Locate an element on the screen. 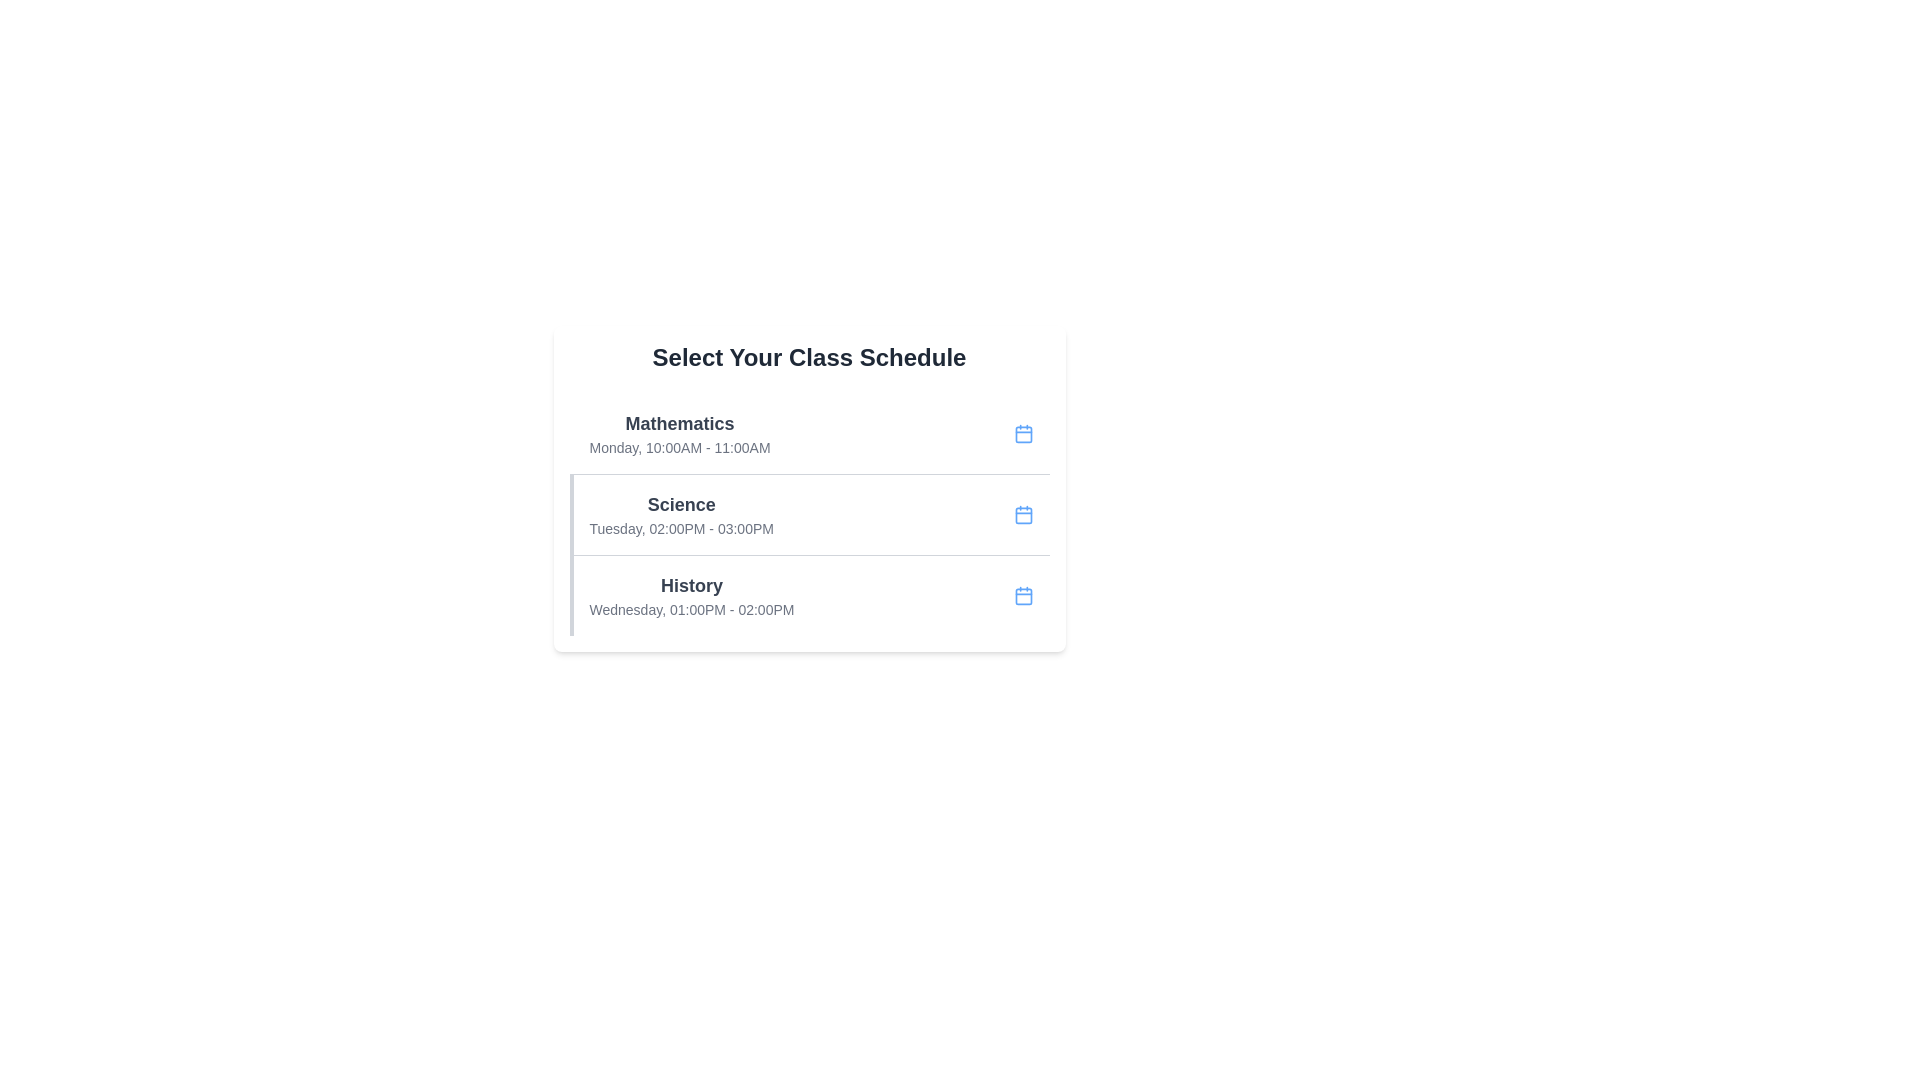 This screenshot has height=1080, width=1920. the blue rounded rectangle SVG graphic element that is part of the calendar icon located on the right side of the 'Science' entry in the list is located at coordinates (1023, 514).